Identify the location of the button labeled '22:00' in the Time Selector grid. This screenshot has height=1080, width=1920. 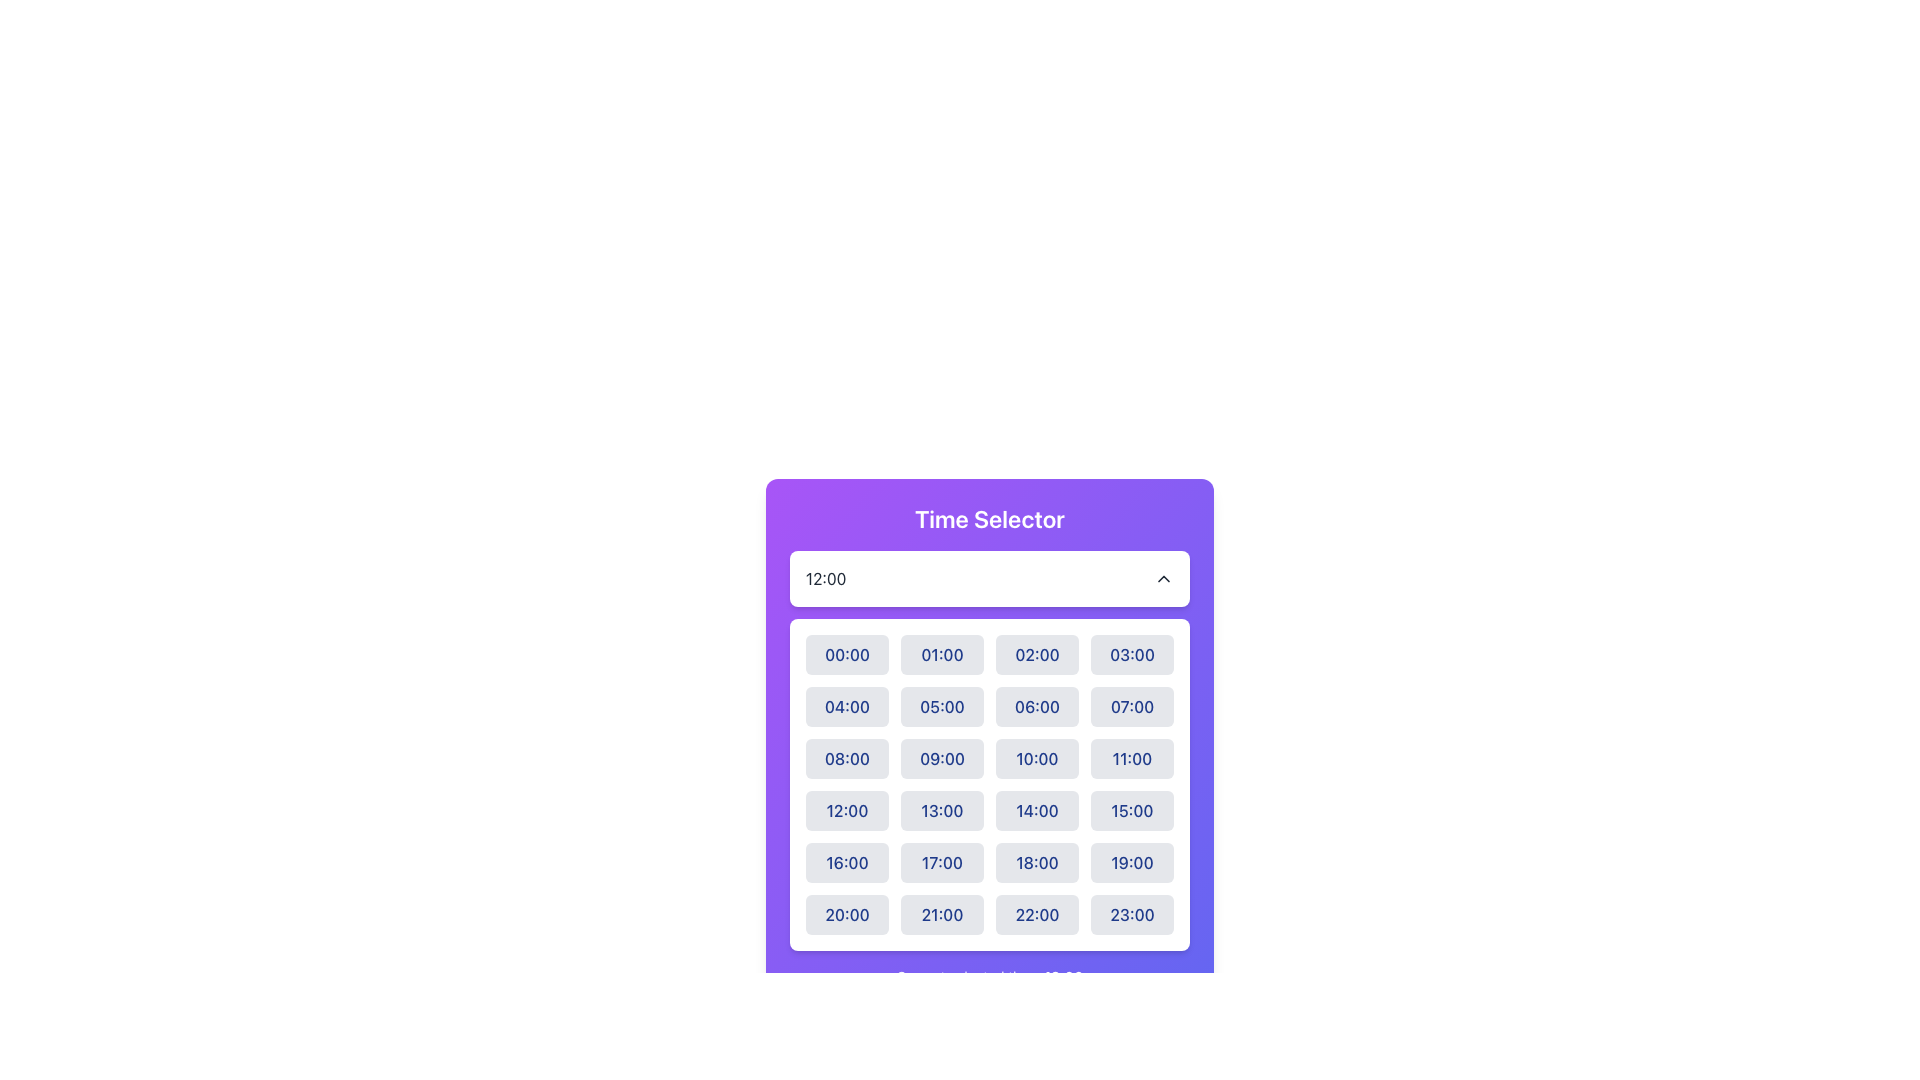
(1037, 914).